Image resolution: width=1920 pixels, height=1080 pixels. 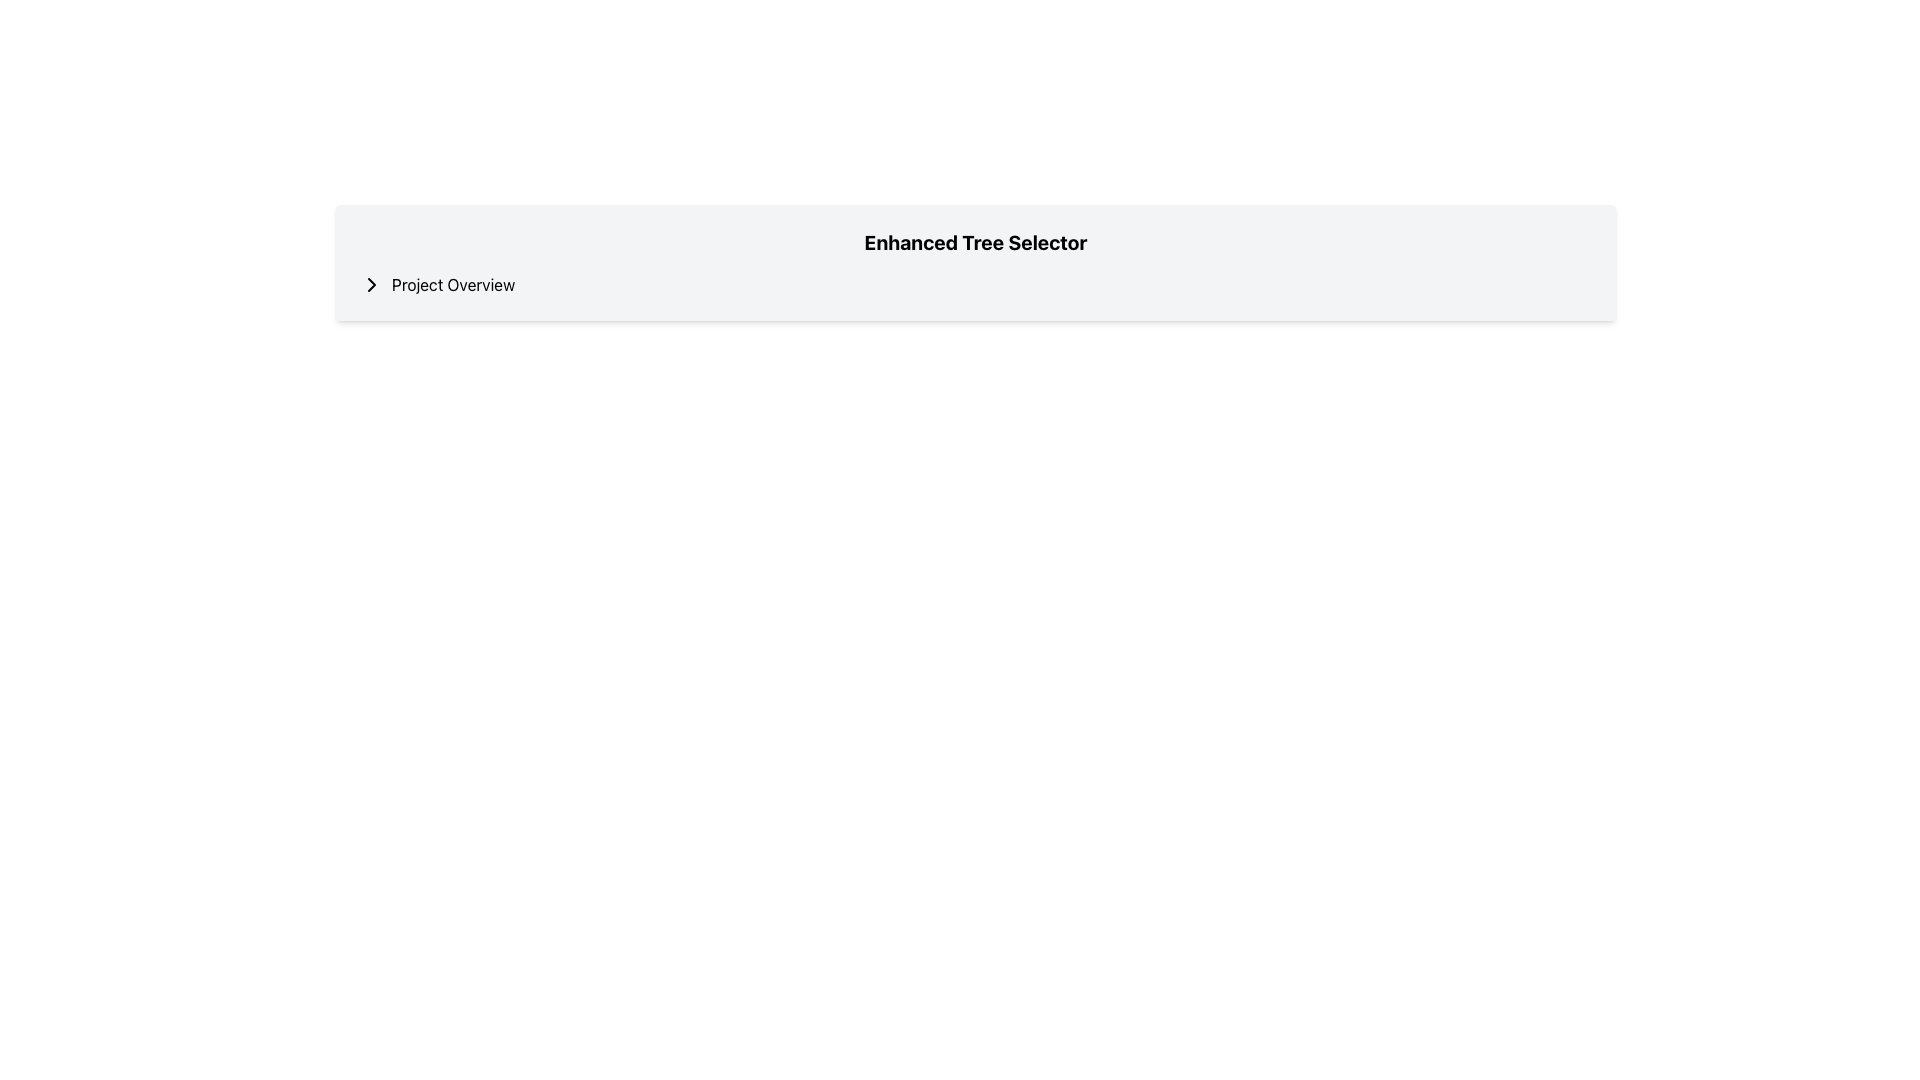 What do you see at coordinates (452, 285) in the screenshot?
I see `text 'Project Overview' from the label located to the right of the chevron icon, which is positioned towards the upper region of the page` at bounding box center [452, 285].